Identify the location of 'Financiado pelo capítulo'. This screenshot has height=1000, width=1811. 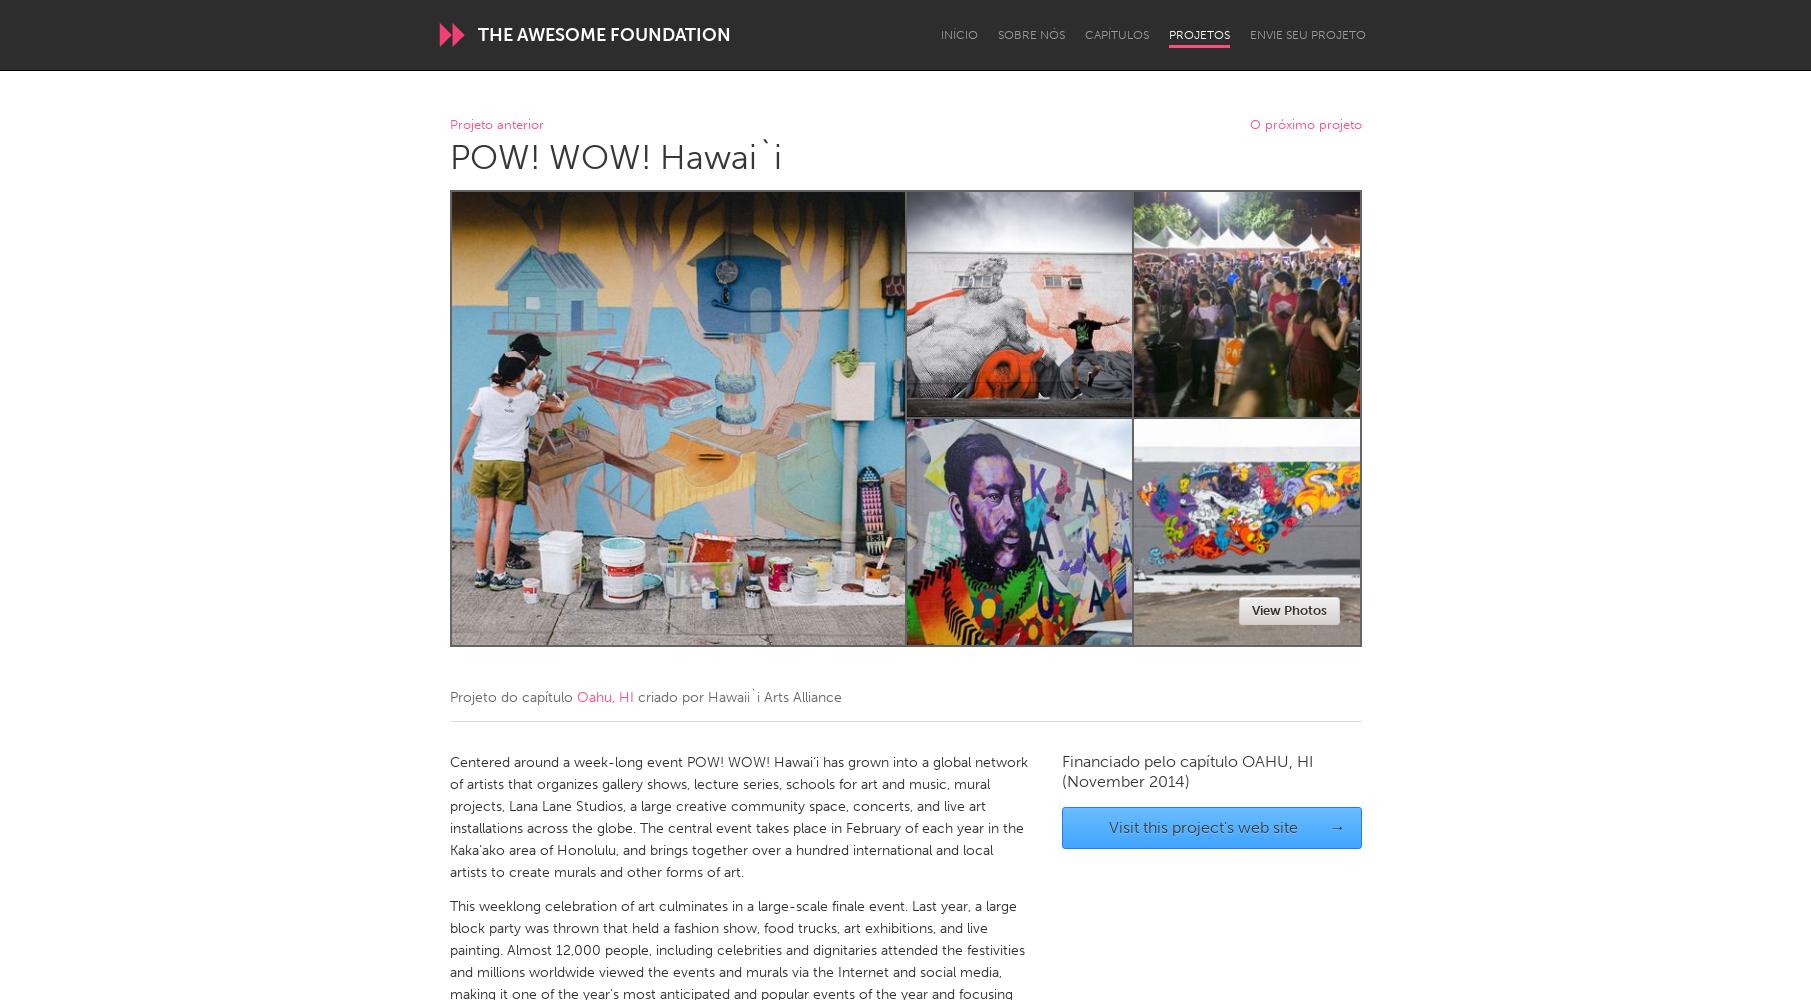
(1150, 760).